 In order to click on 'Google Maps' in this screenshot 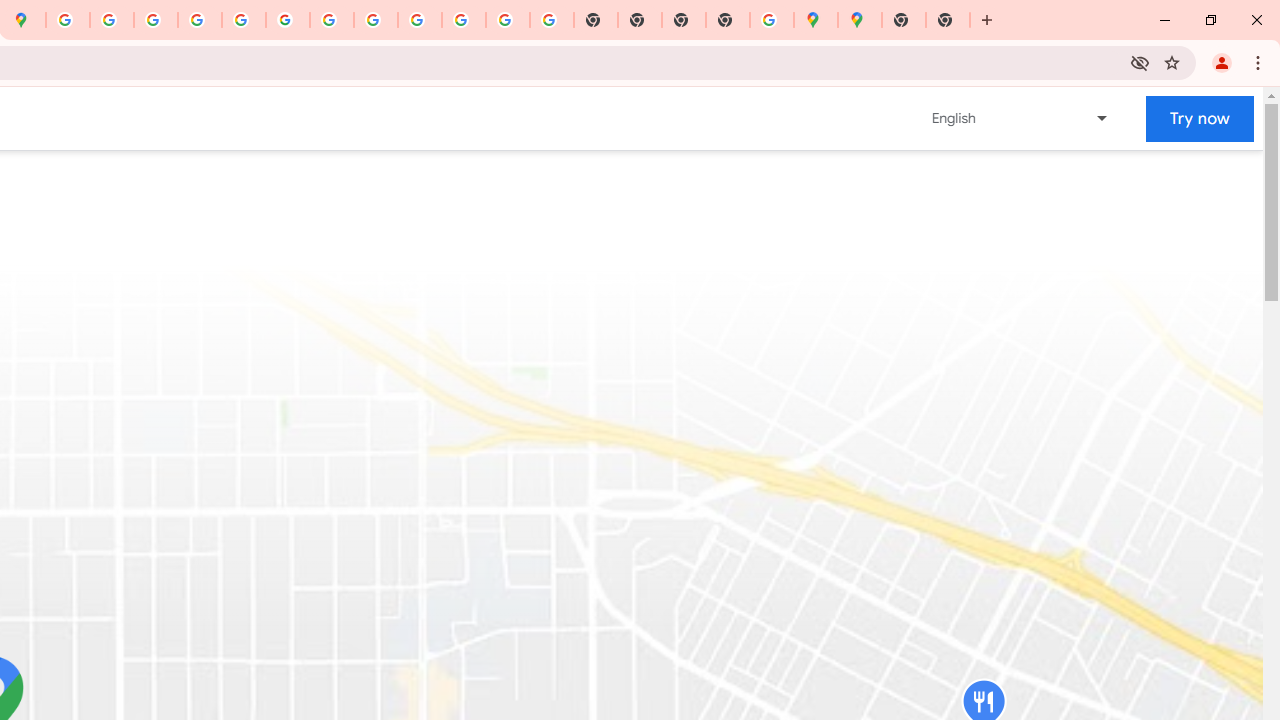, I will do `click(816, 20)`.